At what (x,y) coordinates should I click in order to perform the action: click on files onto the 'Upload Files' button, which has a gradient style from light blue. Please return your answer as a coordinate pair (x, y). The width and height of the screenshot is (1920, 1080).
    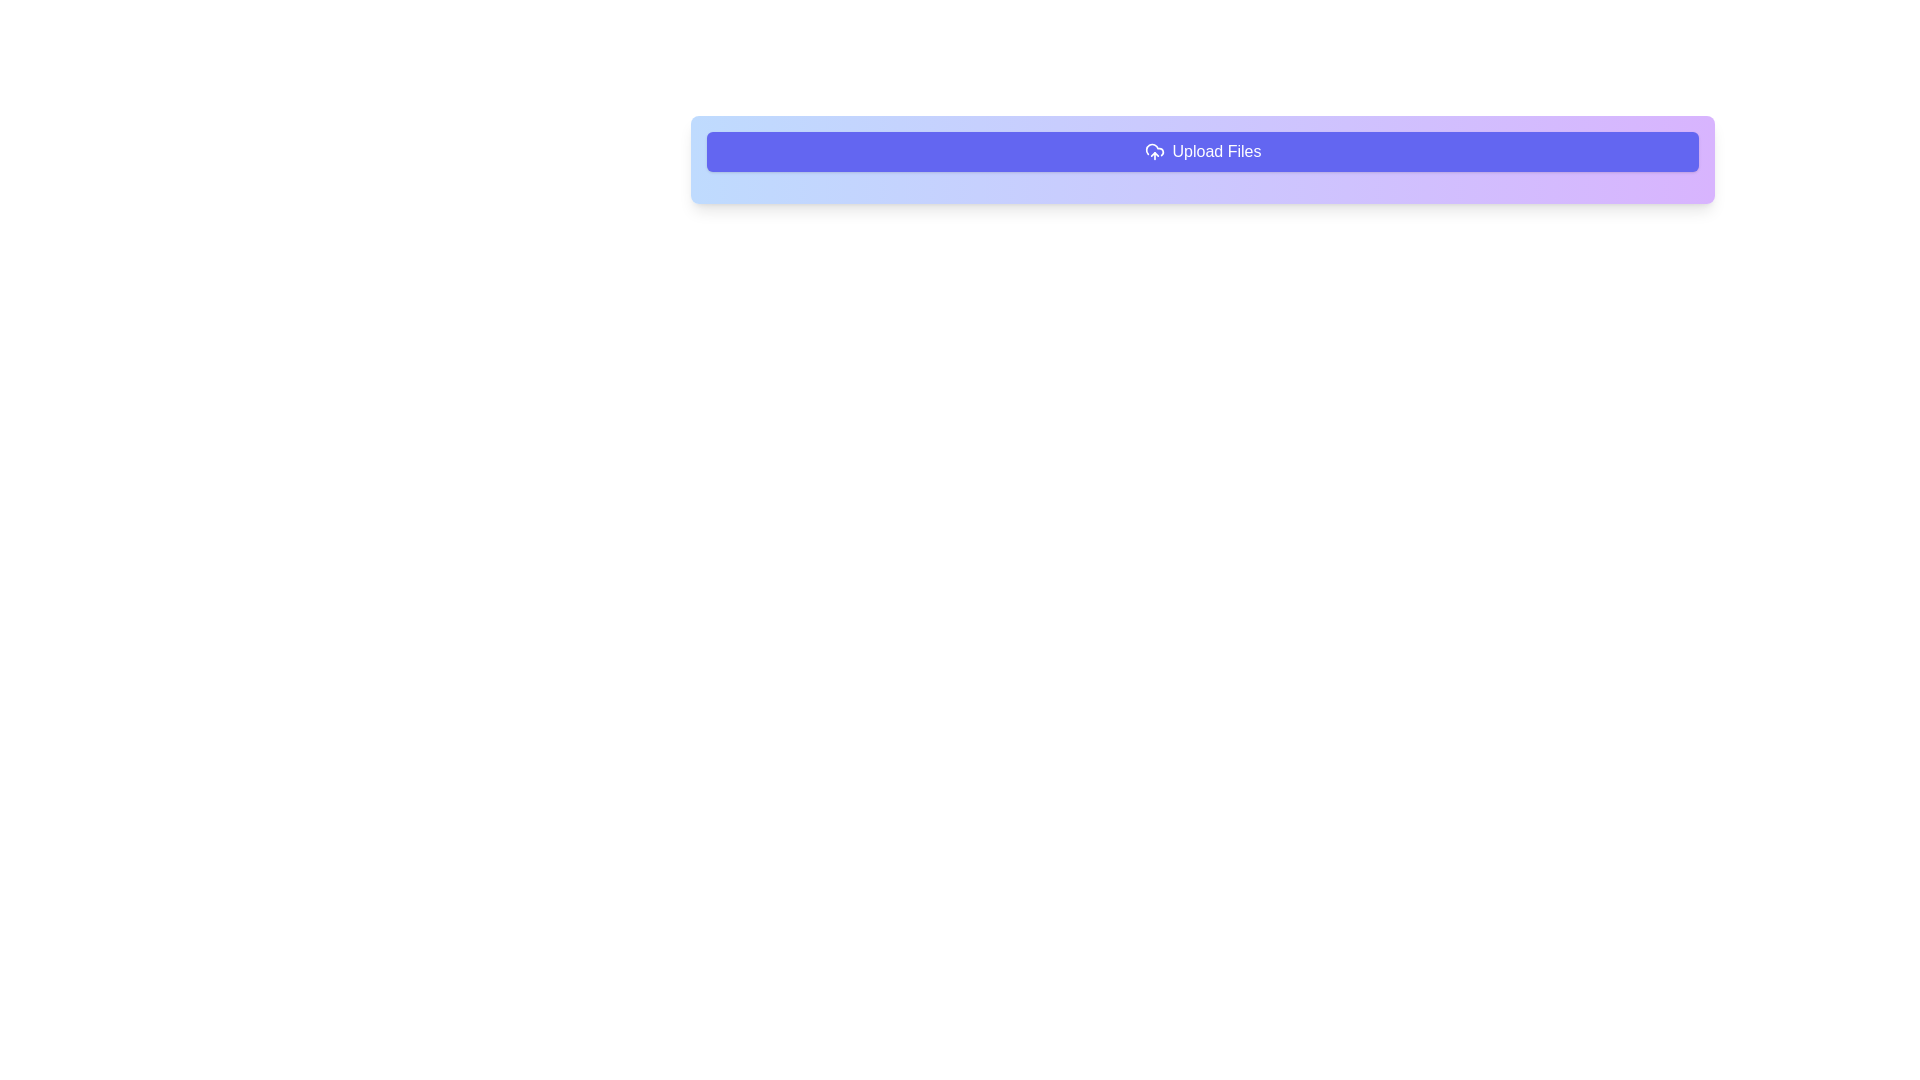
    Looking at the image, I should click on (1202, 158).